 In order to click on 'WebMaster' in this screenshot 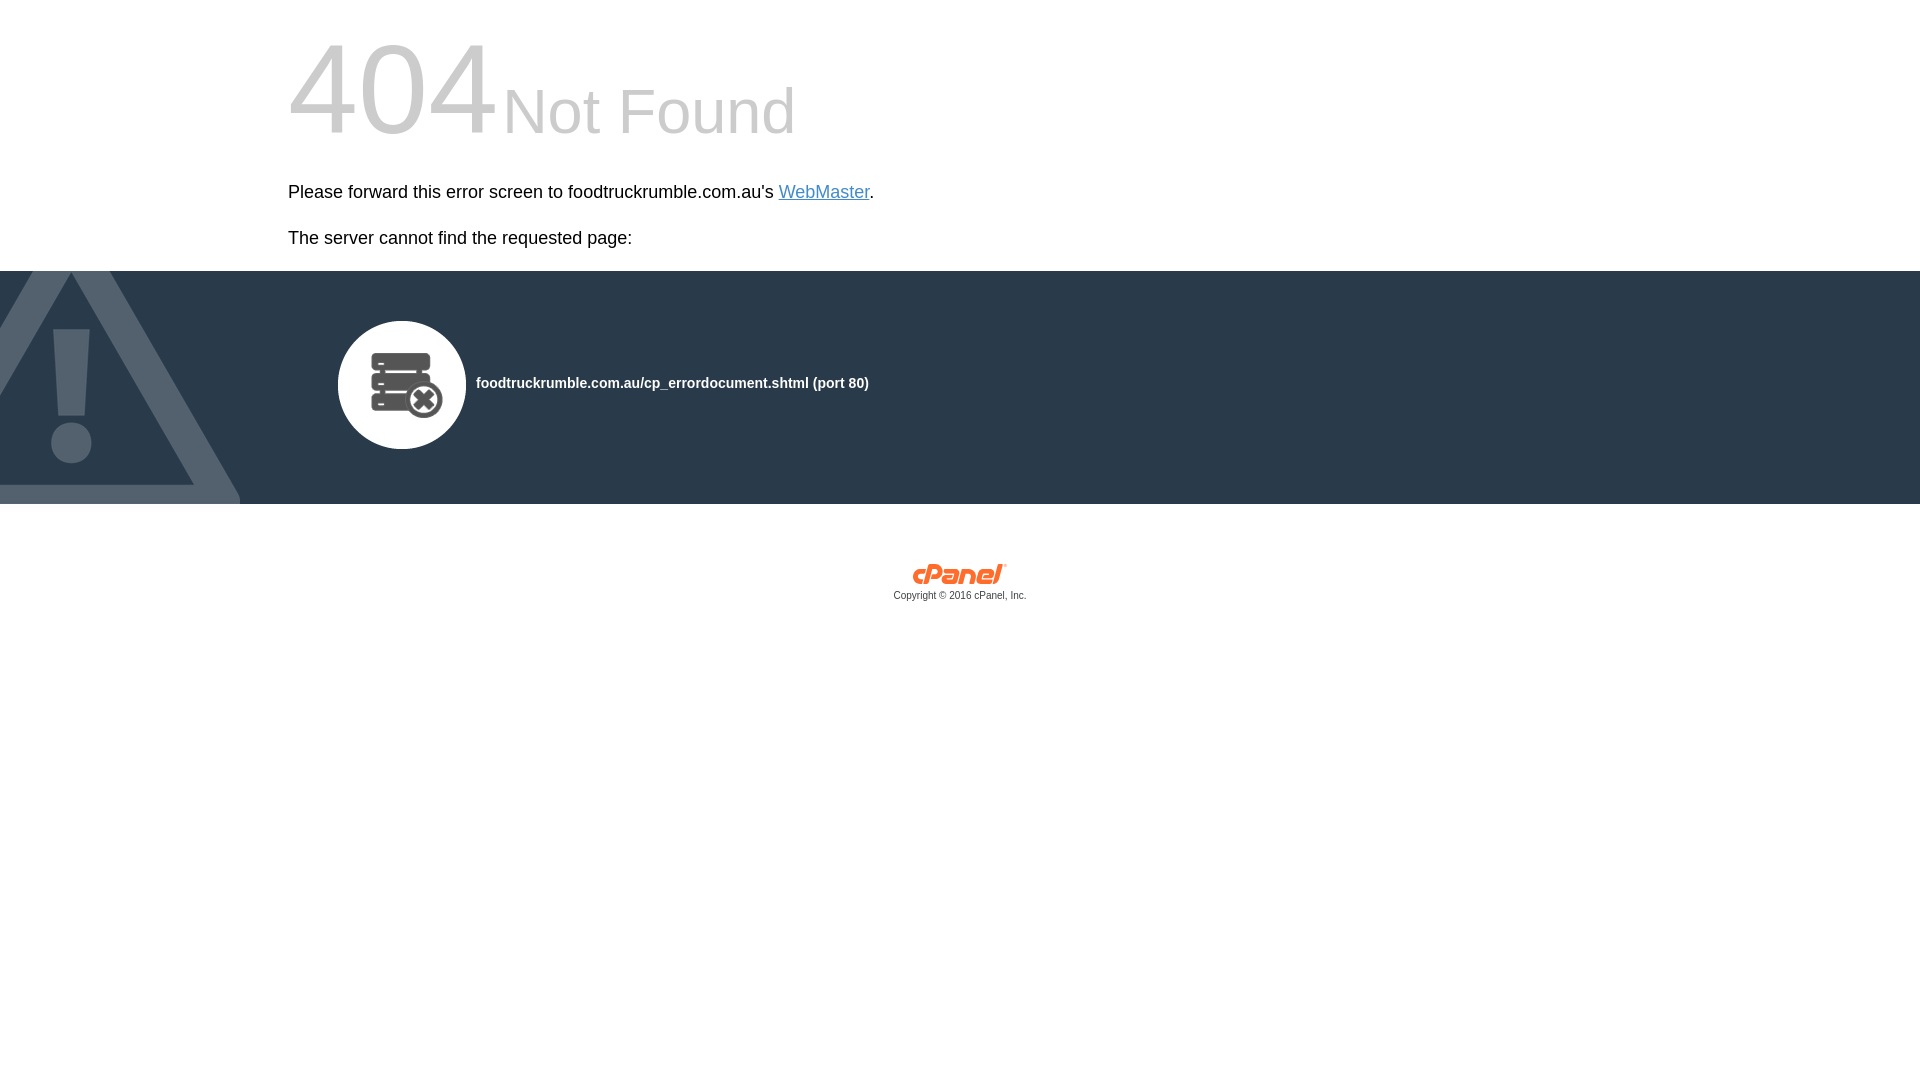, I will do `click(824, 192)`.